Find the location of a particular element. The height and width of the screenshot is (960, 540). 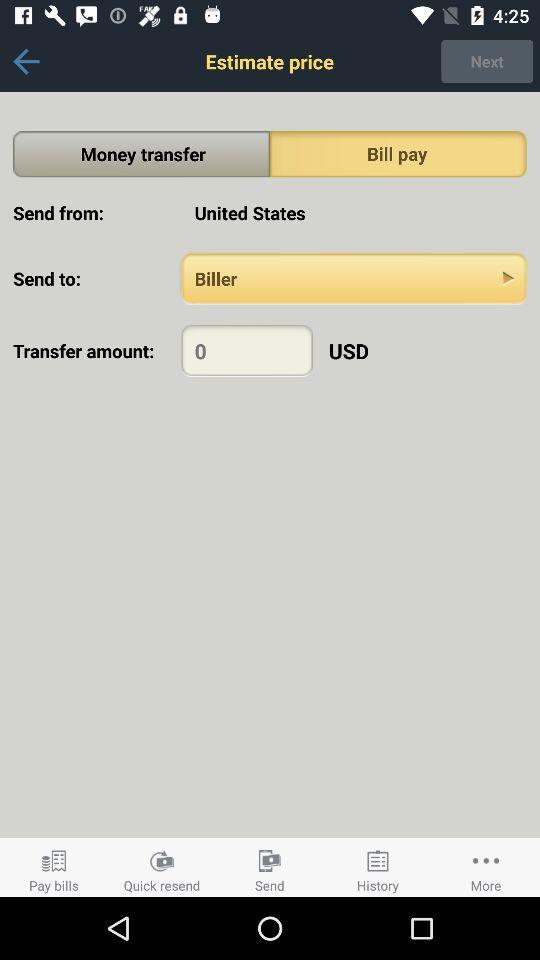

app to the right of the send from: icon is located at coordinates (353, 213).